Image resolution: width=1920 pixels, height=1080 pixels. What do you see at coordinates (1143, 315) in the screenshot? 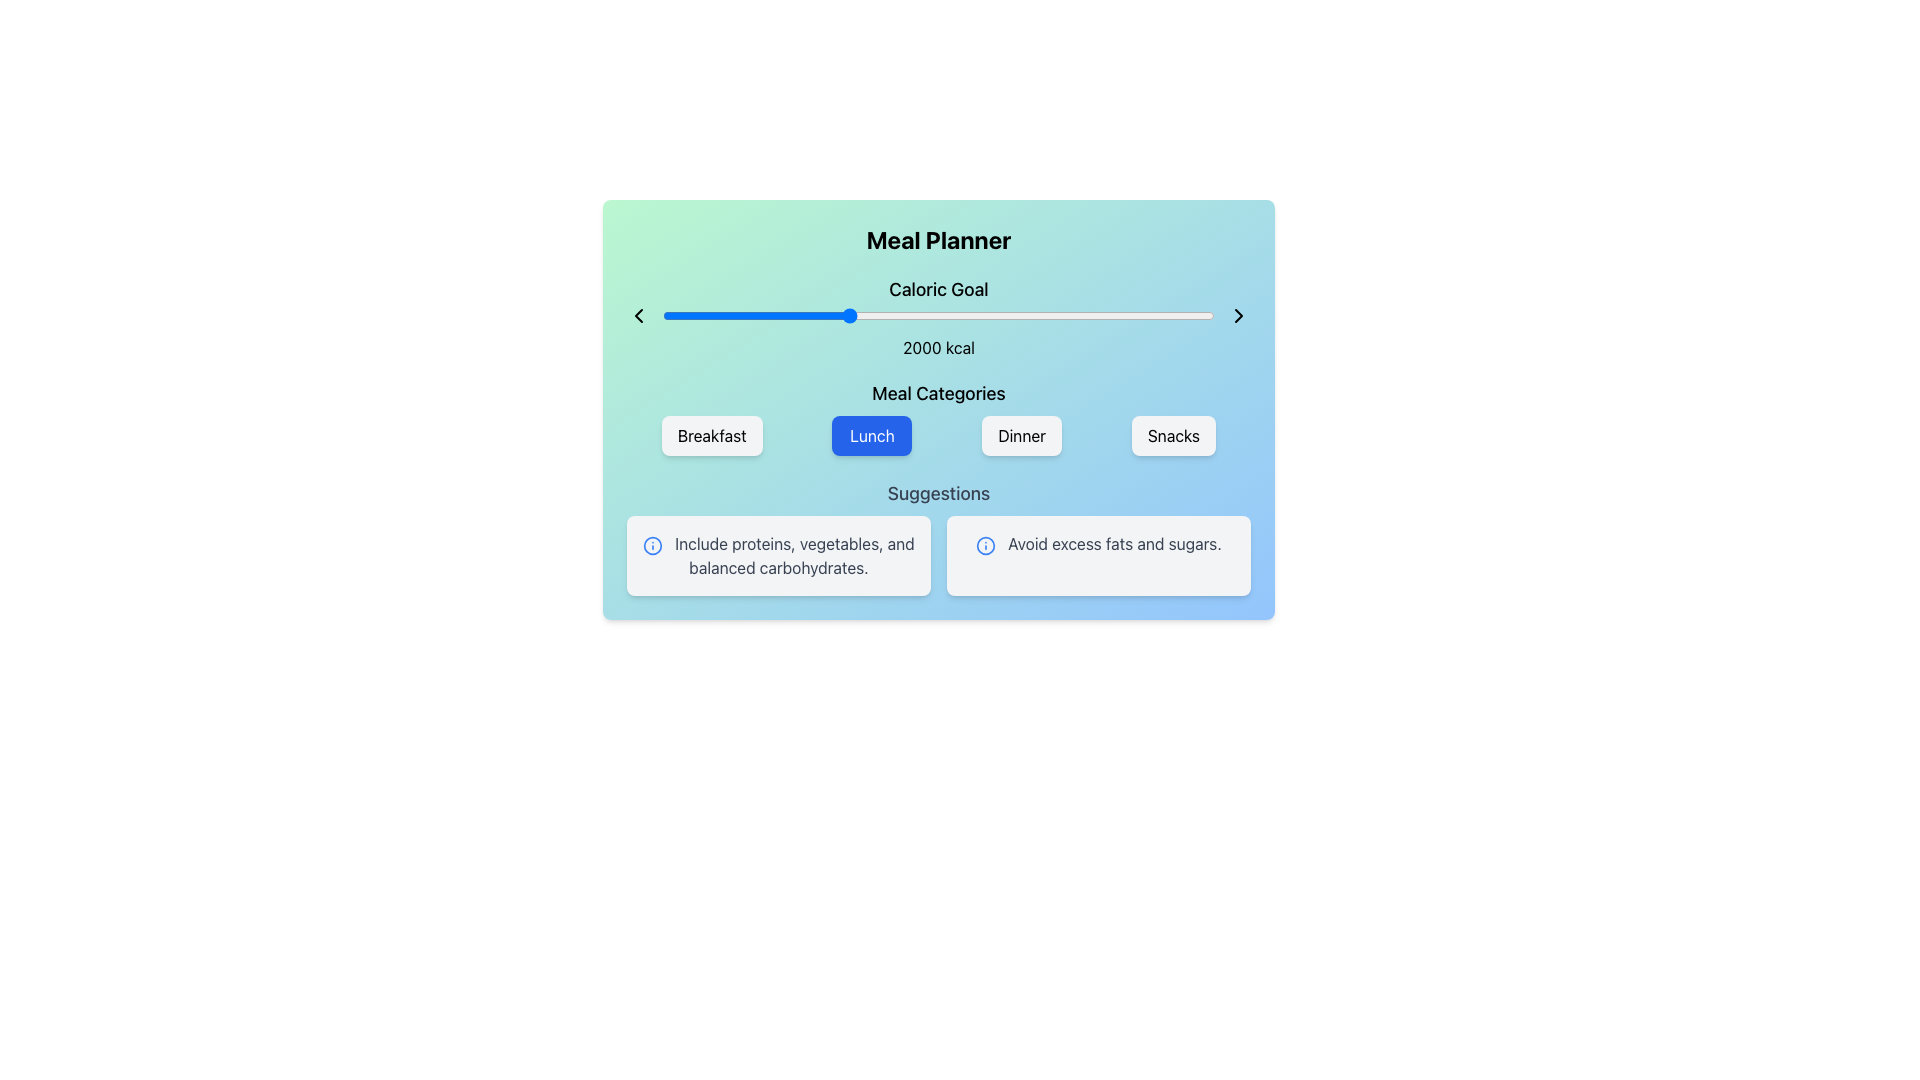
I see `the caloric goal` at bounding box center [1143, 315].